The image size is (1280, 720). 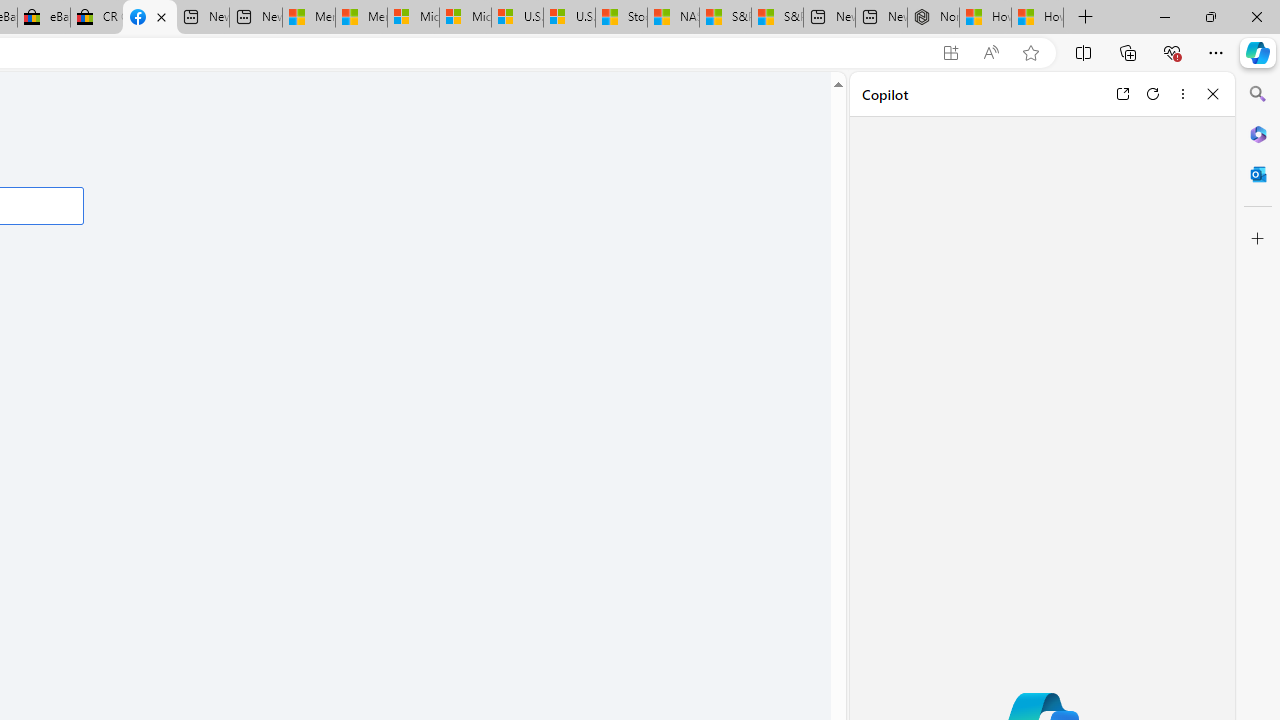 What do you see at coordinates (1038, 17) in the screenshot?
I see `'How to Use a Monitor With Your Closed Laptop'` at bounding box center [1038, 17].